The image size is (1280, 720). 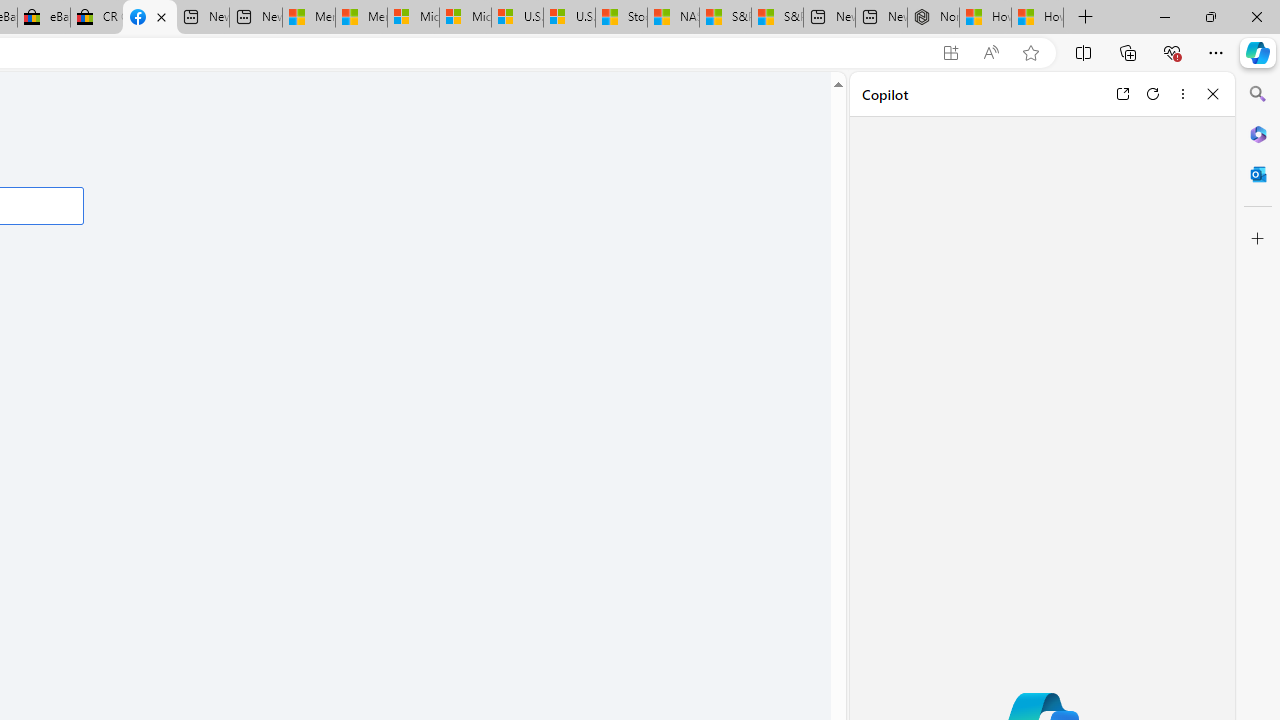 What do you see at coordinates (1038, 17) in the screenshot?
I see `'How to Use a Monitor With Your Closed Laptop'` at bounding box center [1038, 17].